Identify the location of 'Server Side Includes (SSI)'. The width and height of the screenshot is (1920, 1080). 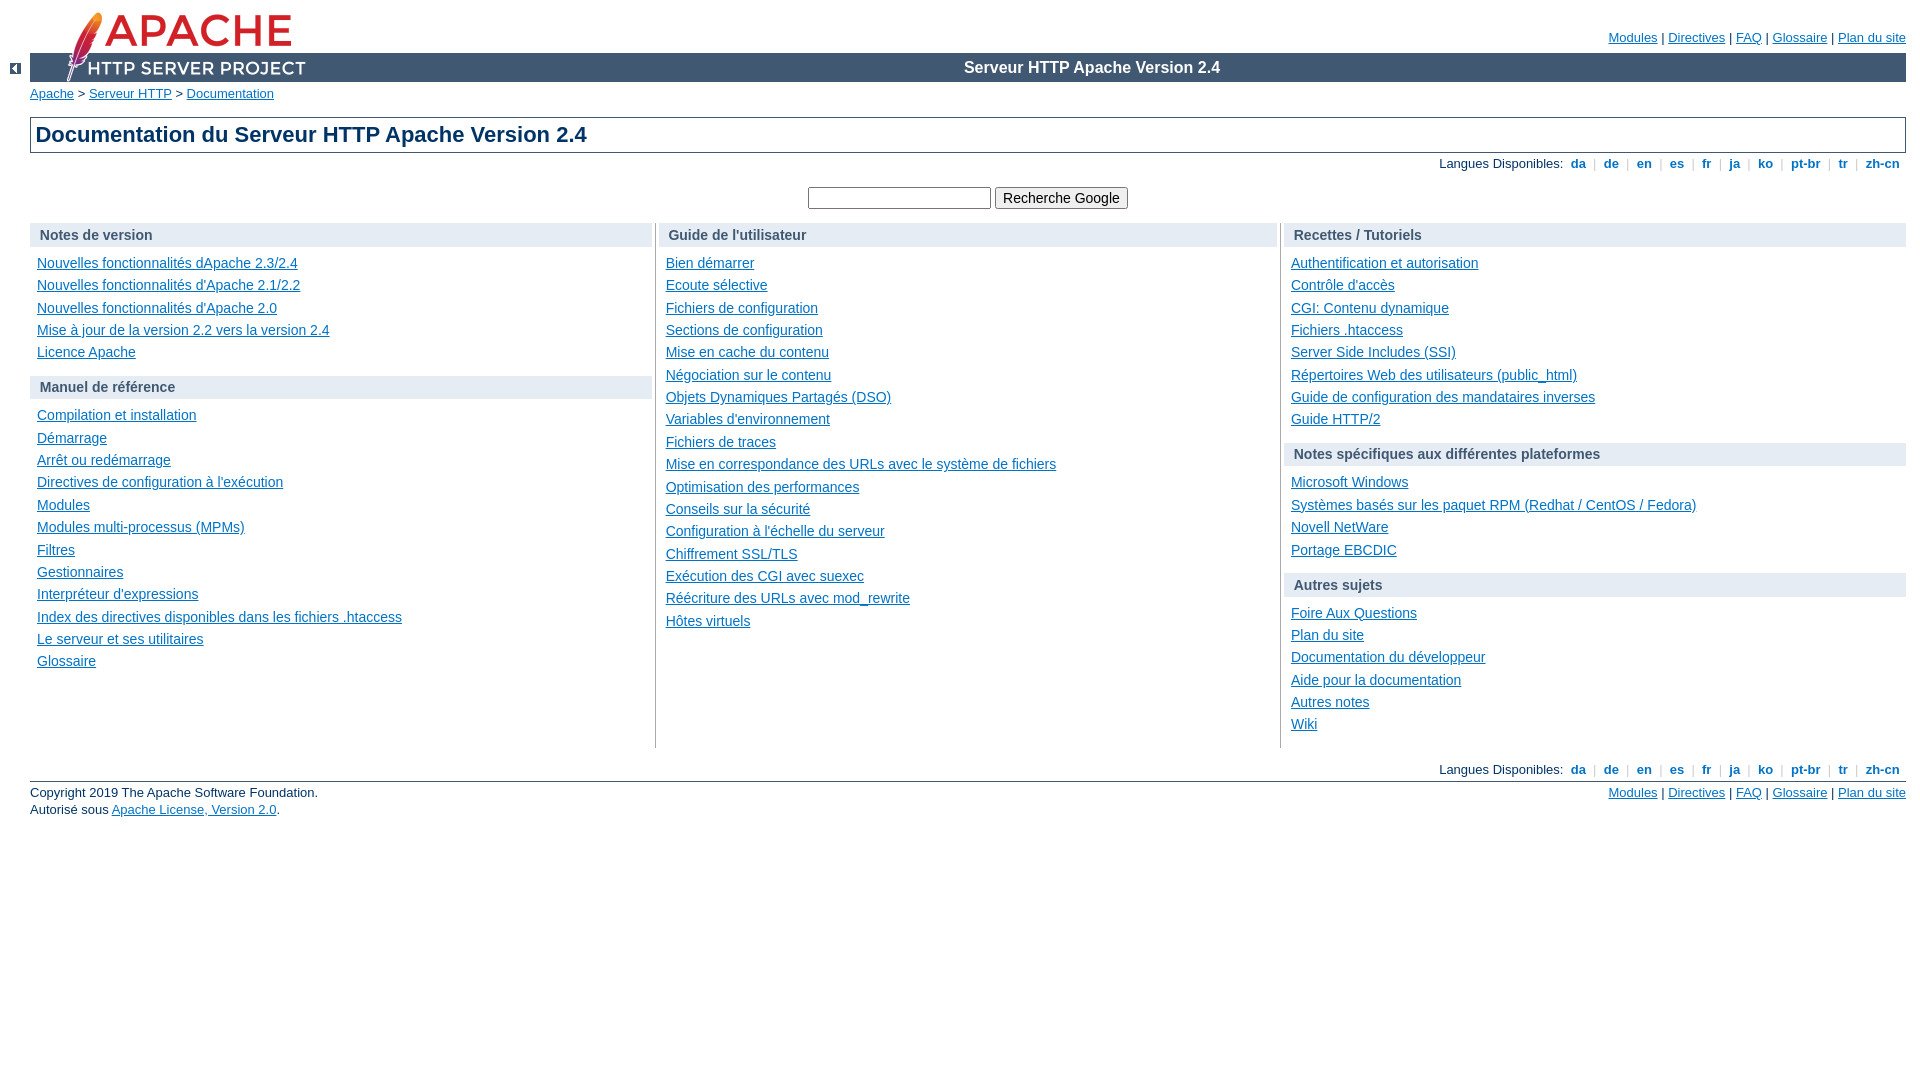
(1372, 350).